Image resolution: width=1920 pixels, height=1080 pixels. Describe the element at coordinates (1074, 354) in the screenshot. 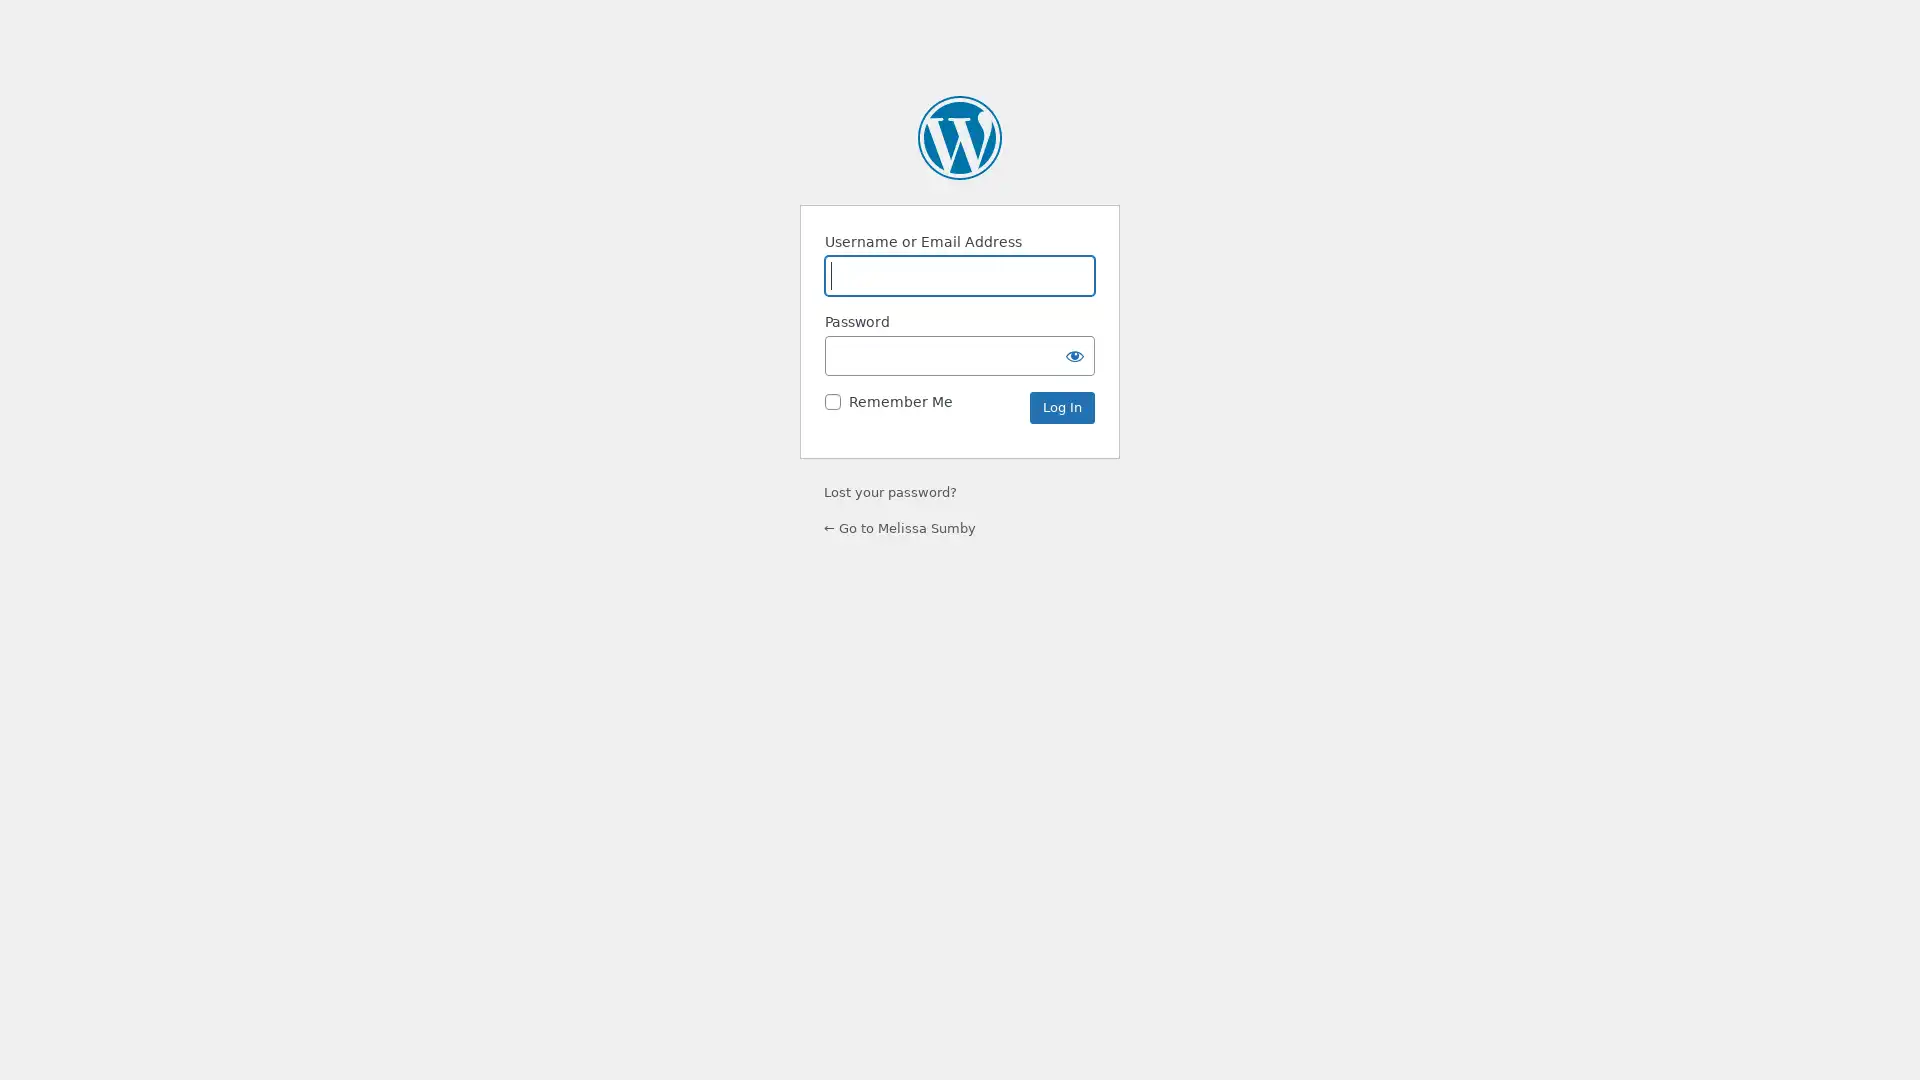

I see `Show password` at that location.